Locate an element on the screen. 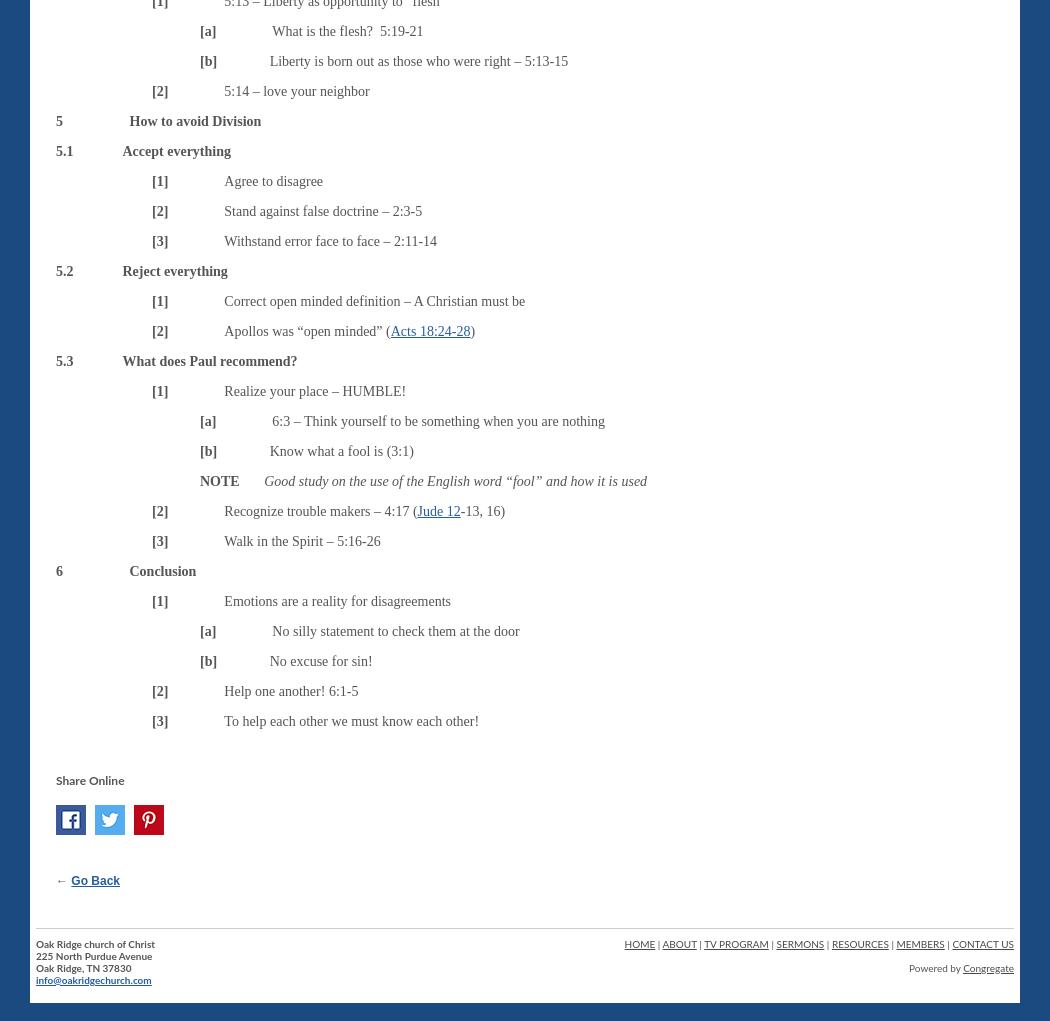 The width and height of the screenshot is (1050, 1021). 'Emotions are a reality for disagreements' is located at coordinates (337, 600).